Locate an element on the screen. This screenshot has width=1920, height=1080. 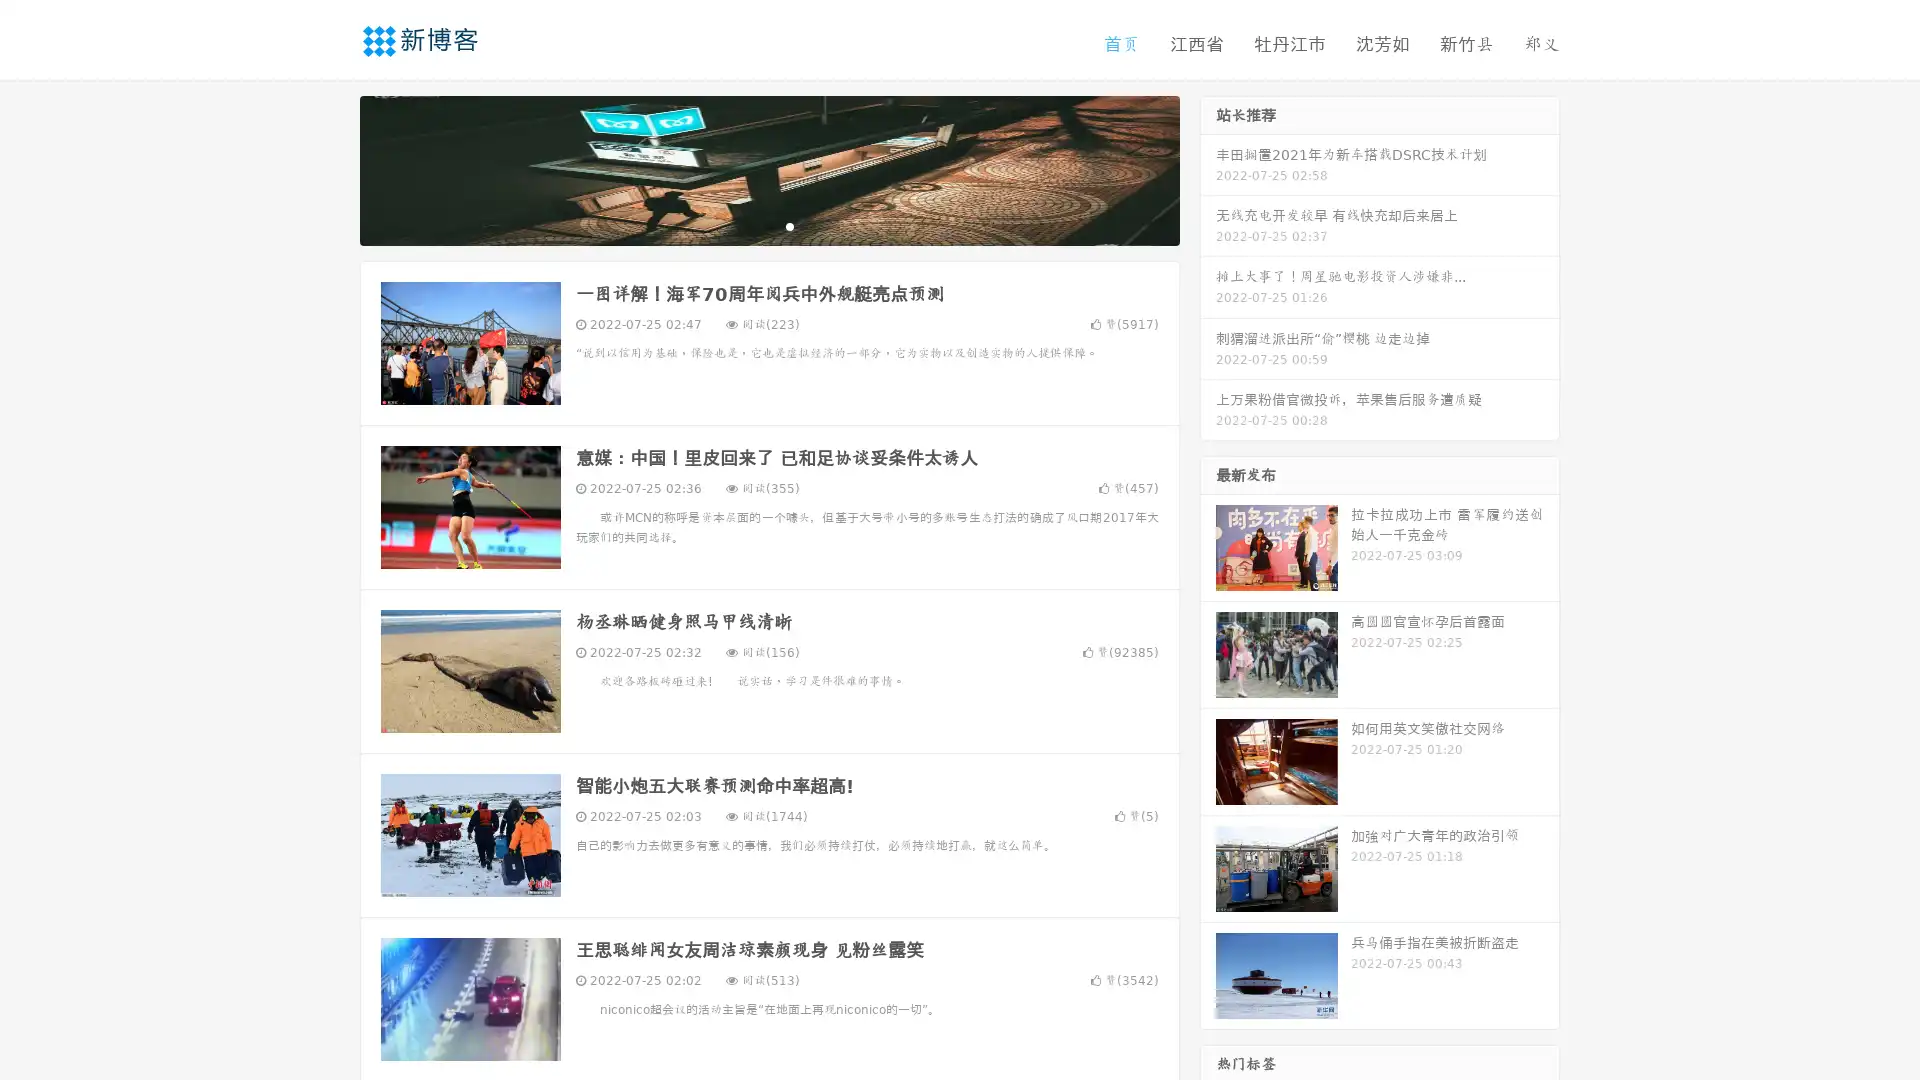
Go to slide 1 is located at coordinates (748, 225).